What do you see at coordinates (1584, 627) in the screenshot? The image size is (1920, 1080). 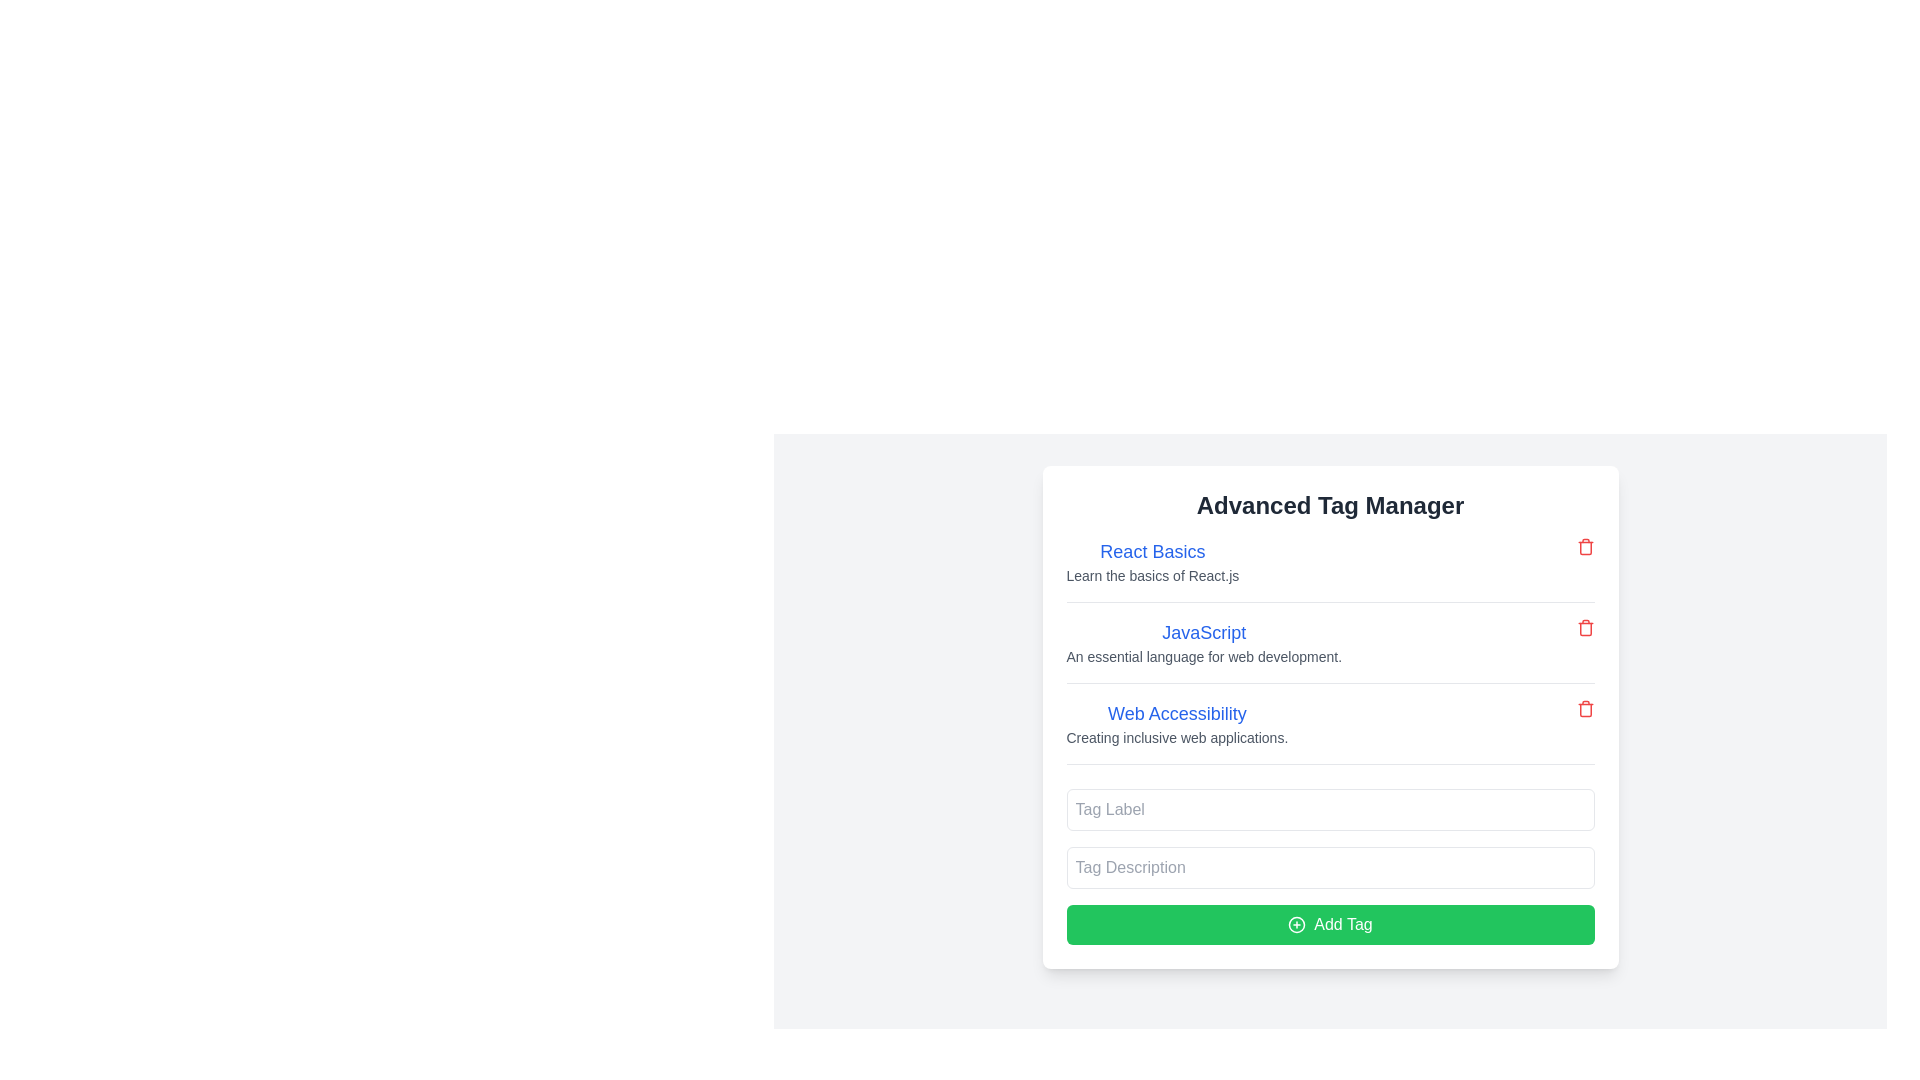 I see `the icon button located to the far right of the 'JavaScript' text section` at bounding box center [1584, 627].